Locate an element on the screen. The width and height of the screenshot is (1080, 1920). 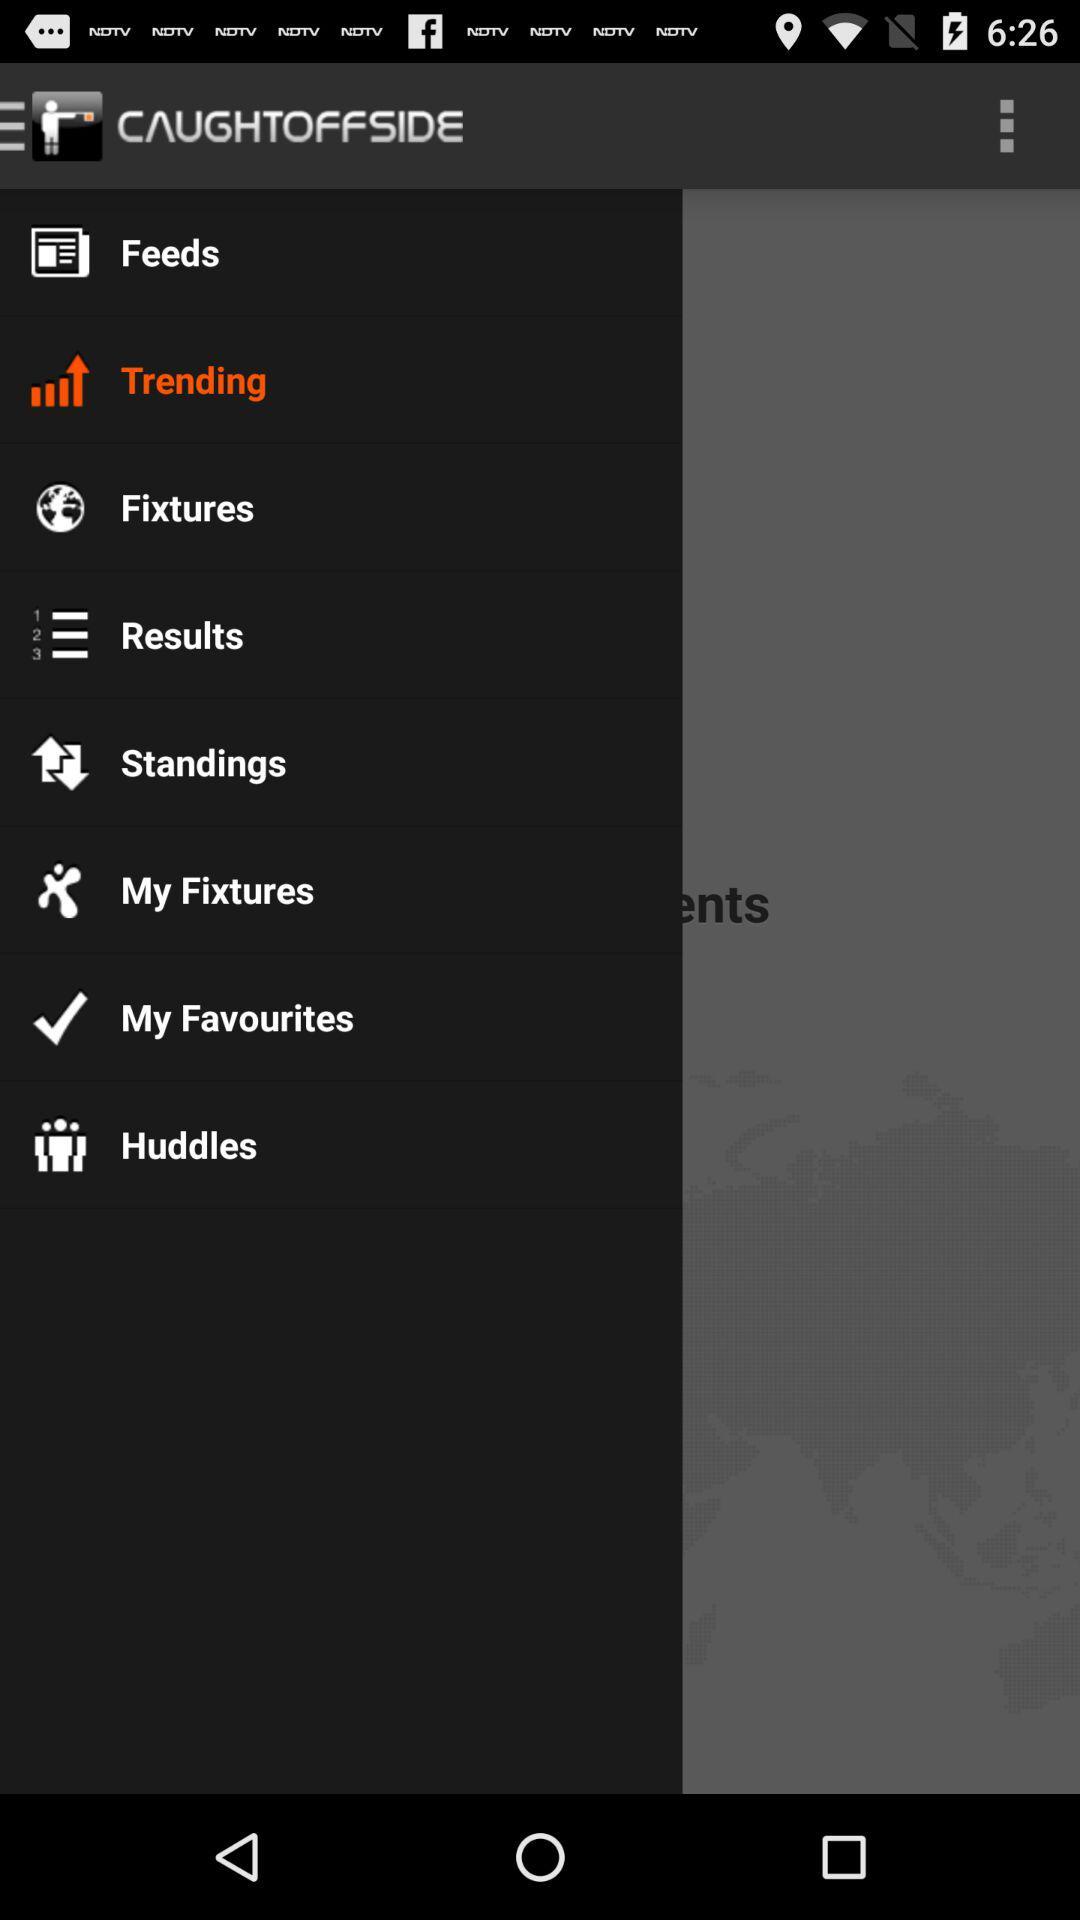
the icon beside the text standings is located at coordinates (59, 761).